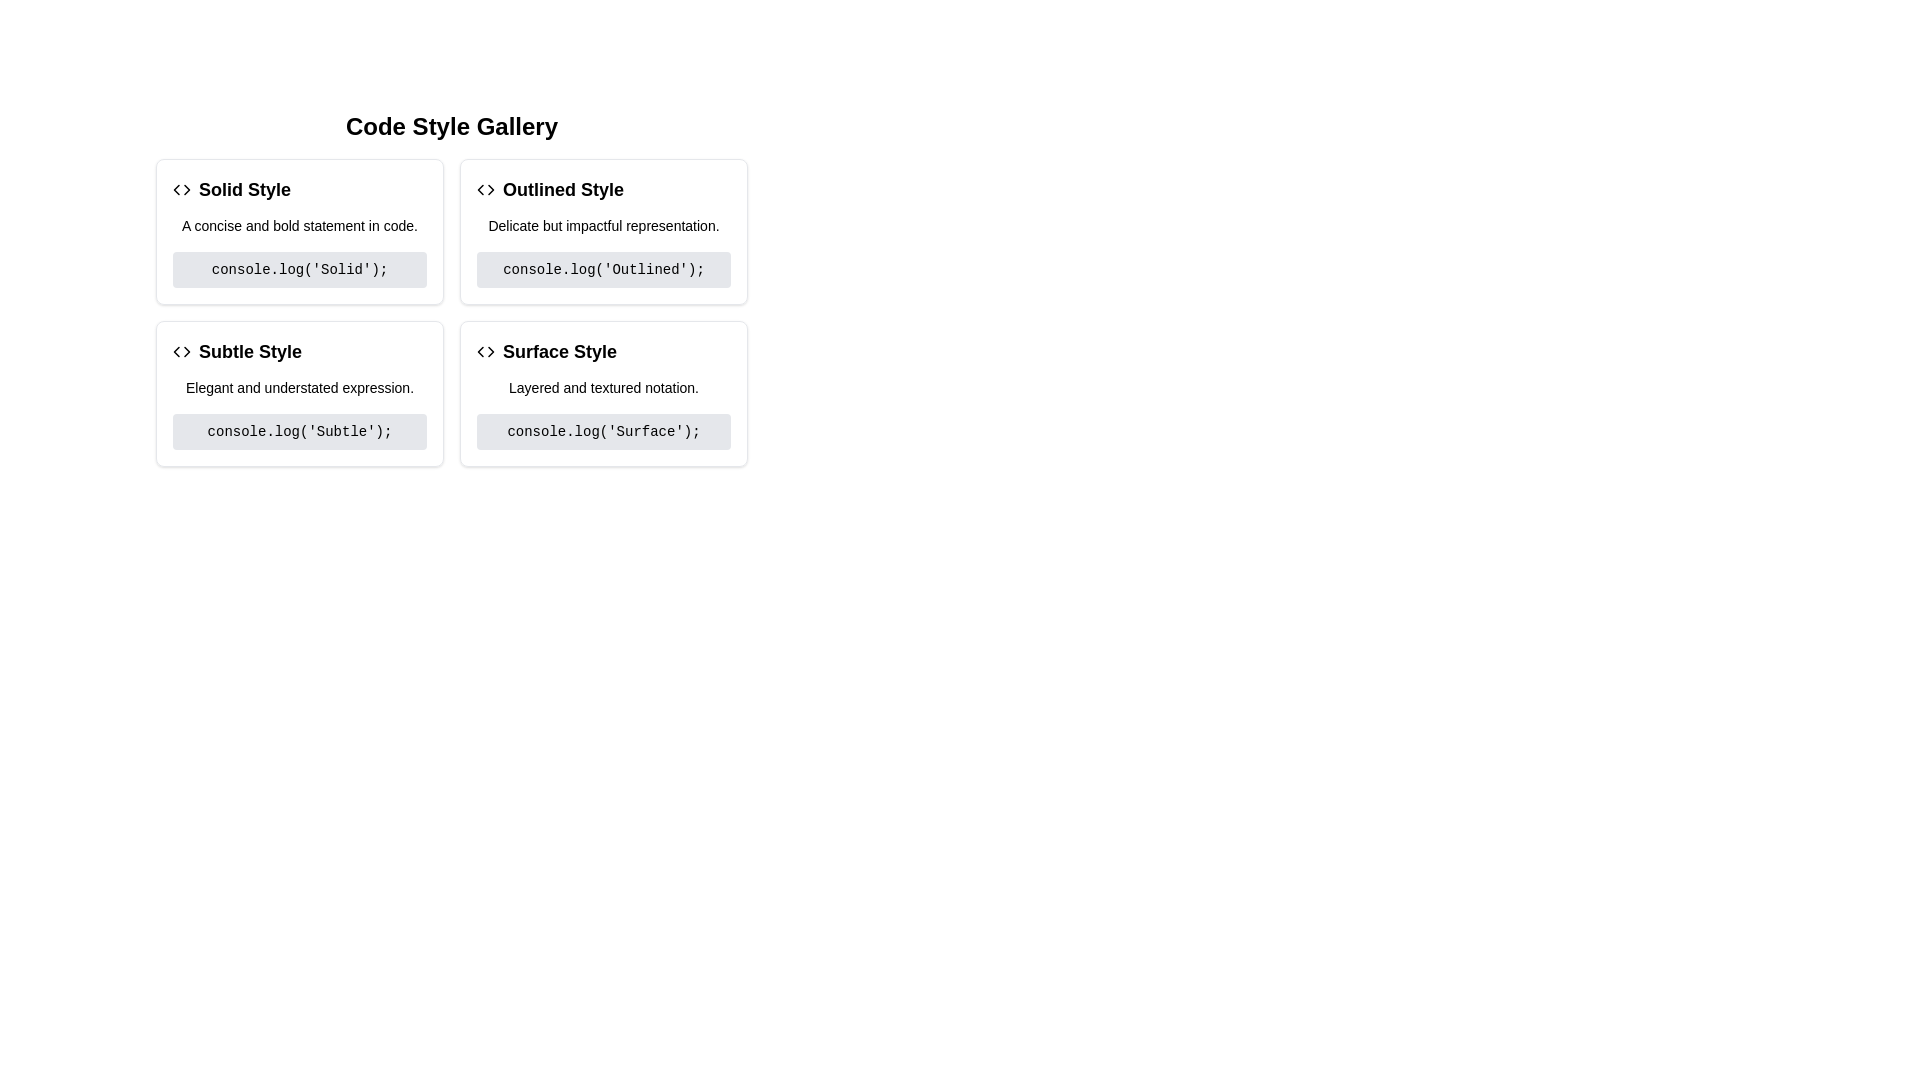 This screenshot has width=1920, height=1080. What do you see at coordinates (187, 189) in the screenshot?
I see `the triangular-shaped vector graphic element that forms part of the SVG icon, specifically the right-pointing arrow within a left-right pairing, located to the left of the 'Solid Style' label text` at bounding box center [187, 189].